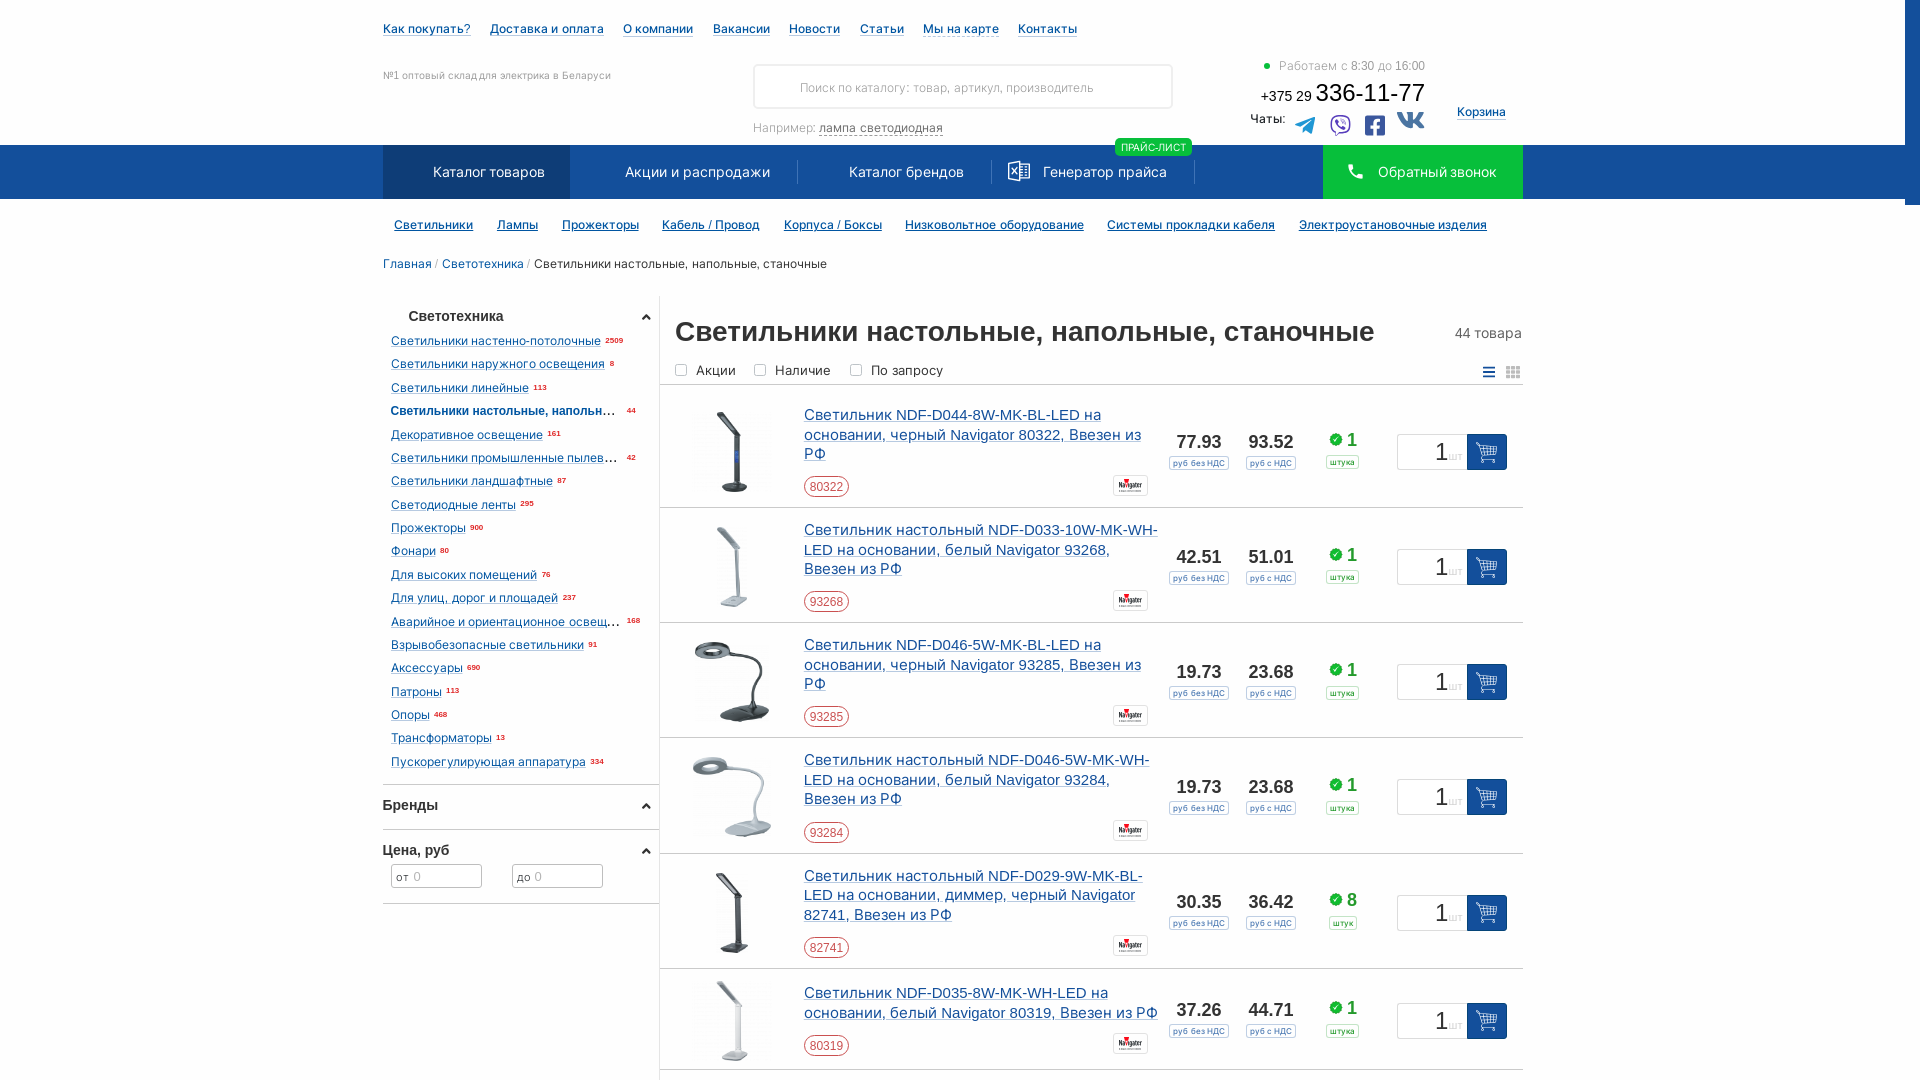 The image size is (1920, 1080). What do you see at coordinates (1343, 96) in the screenshot?
I see `'+375 29 336-11-77'` at bounding box center [1343, 96].